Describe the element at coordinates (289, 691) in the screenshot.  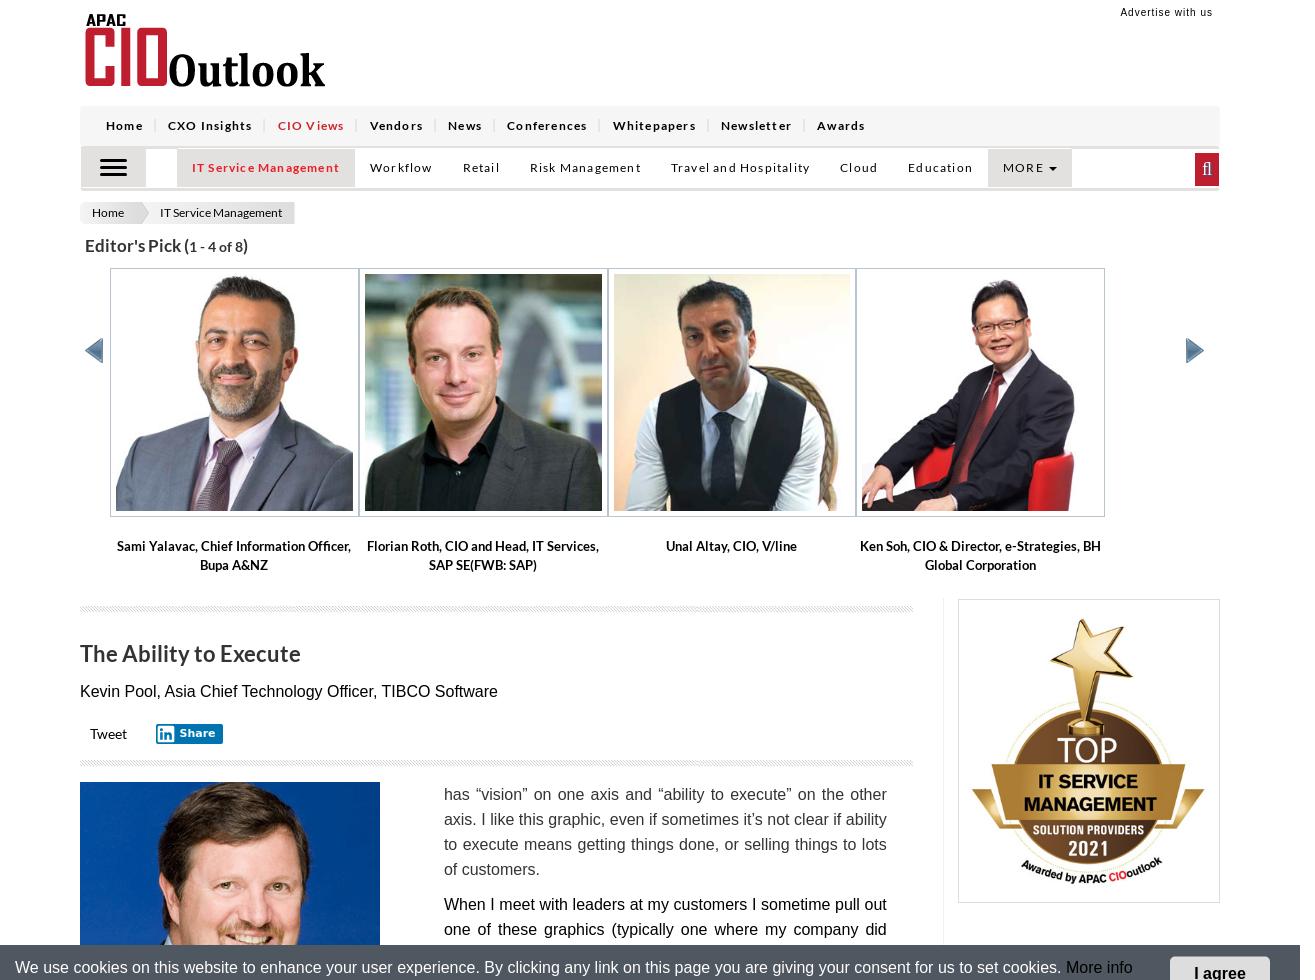
I see `'Kevin Pool,  Asia Chief Technology Officer,  TIBCO Software'` at that location.